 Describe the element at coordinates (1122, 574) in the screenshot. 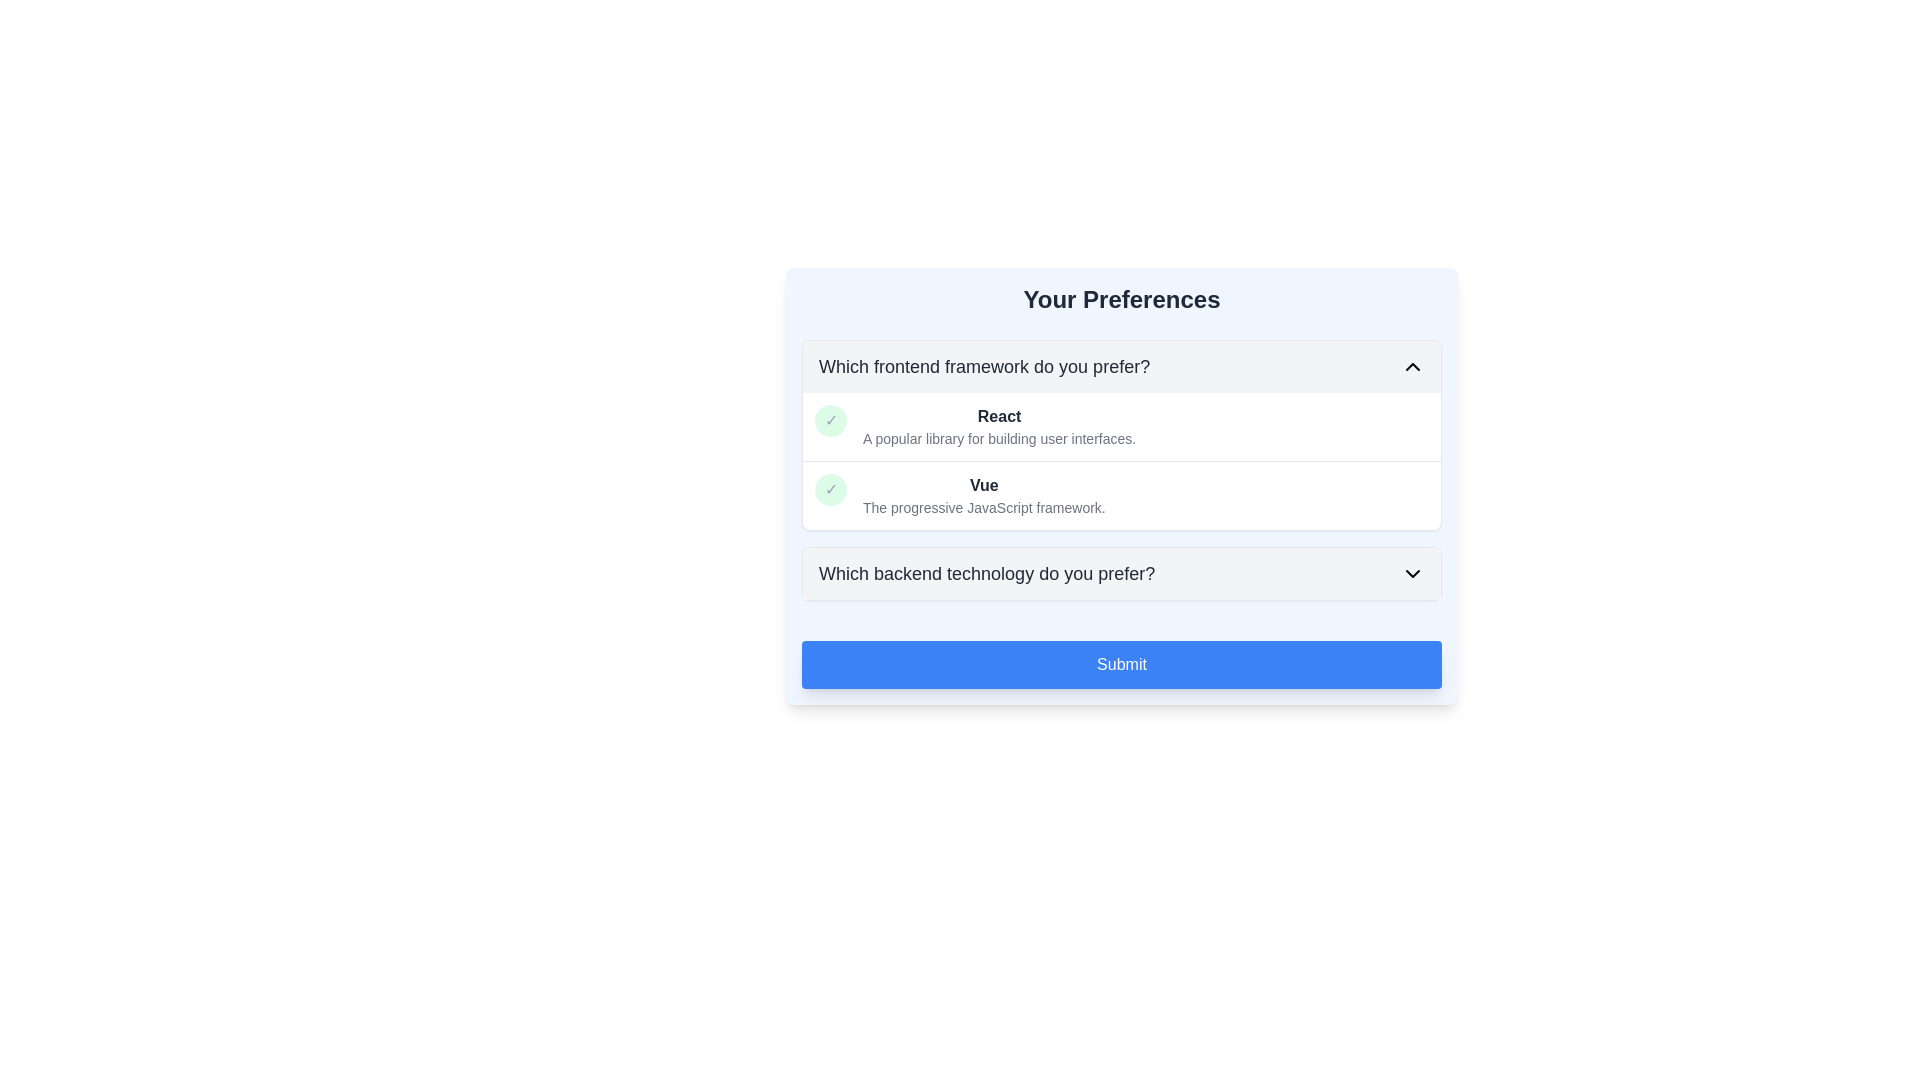

I see `the dropdown menu for selecting backend technology, located below the frontend framework choices and above the blue 'Submit' button` at that location.